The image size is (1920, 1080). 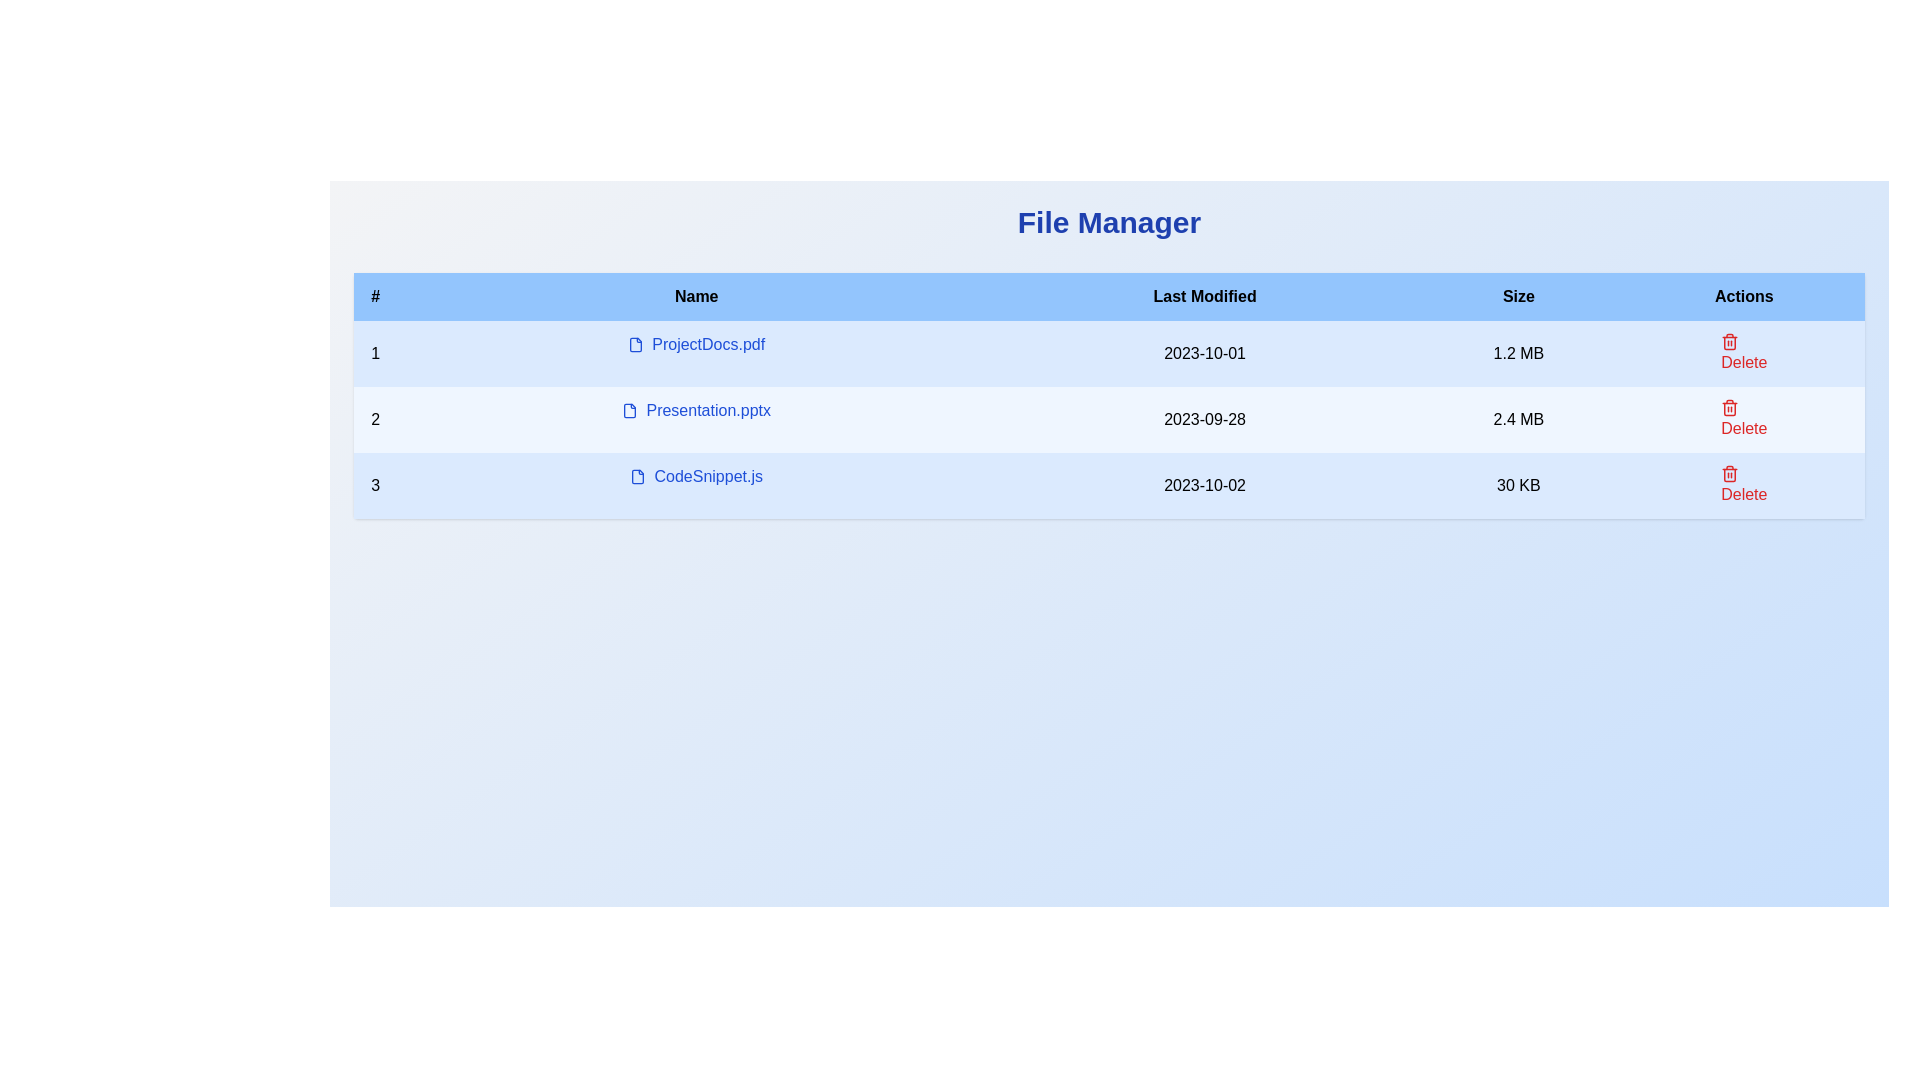 What do you see at coordinates (1518, 419) in the screenshot?
I see `the static text label that displays the size of the file 'Presentation.pptx', located in the second row under the 'Size' column, to the right of the 'Last Modified' column` at bounding box center [1518, 419].